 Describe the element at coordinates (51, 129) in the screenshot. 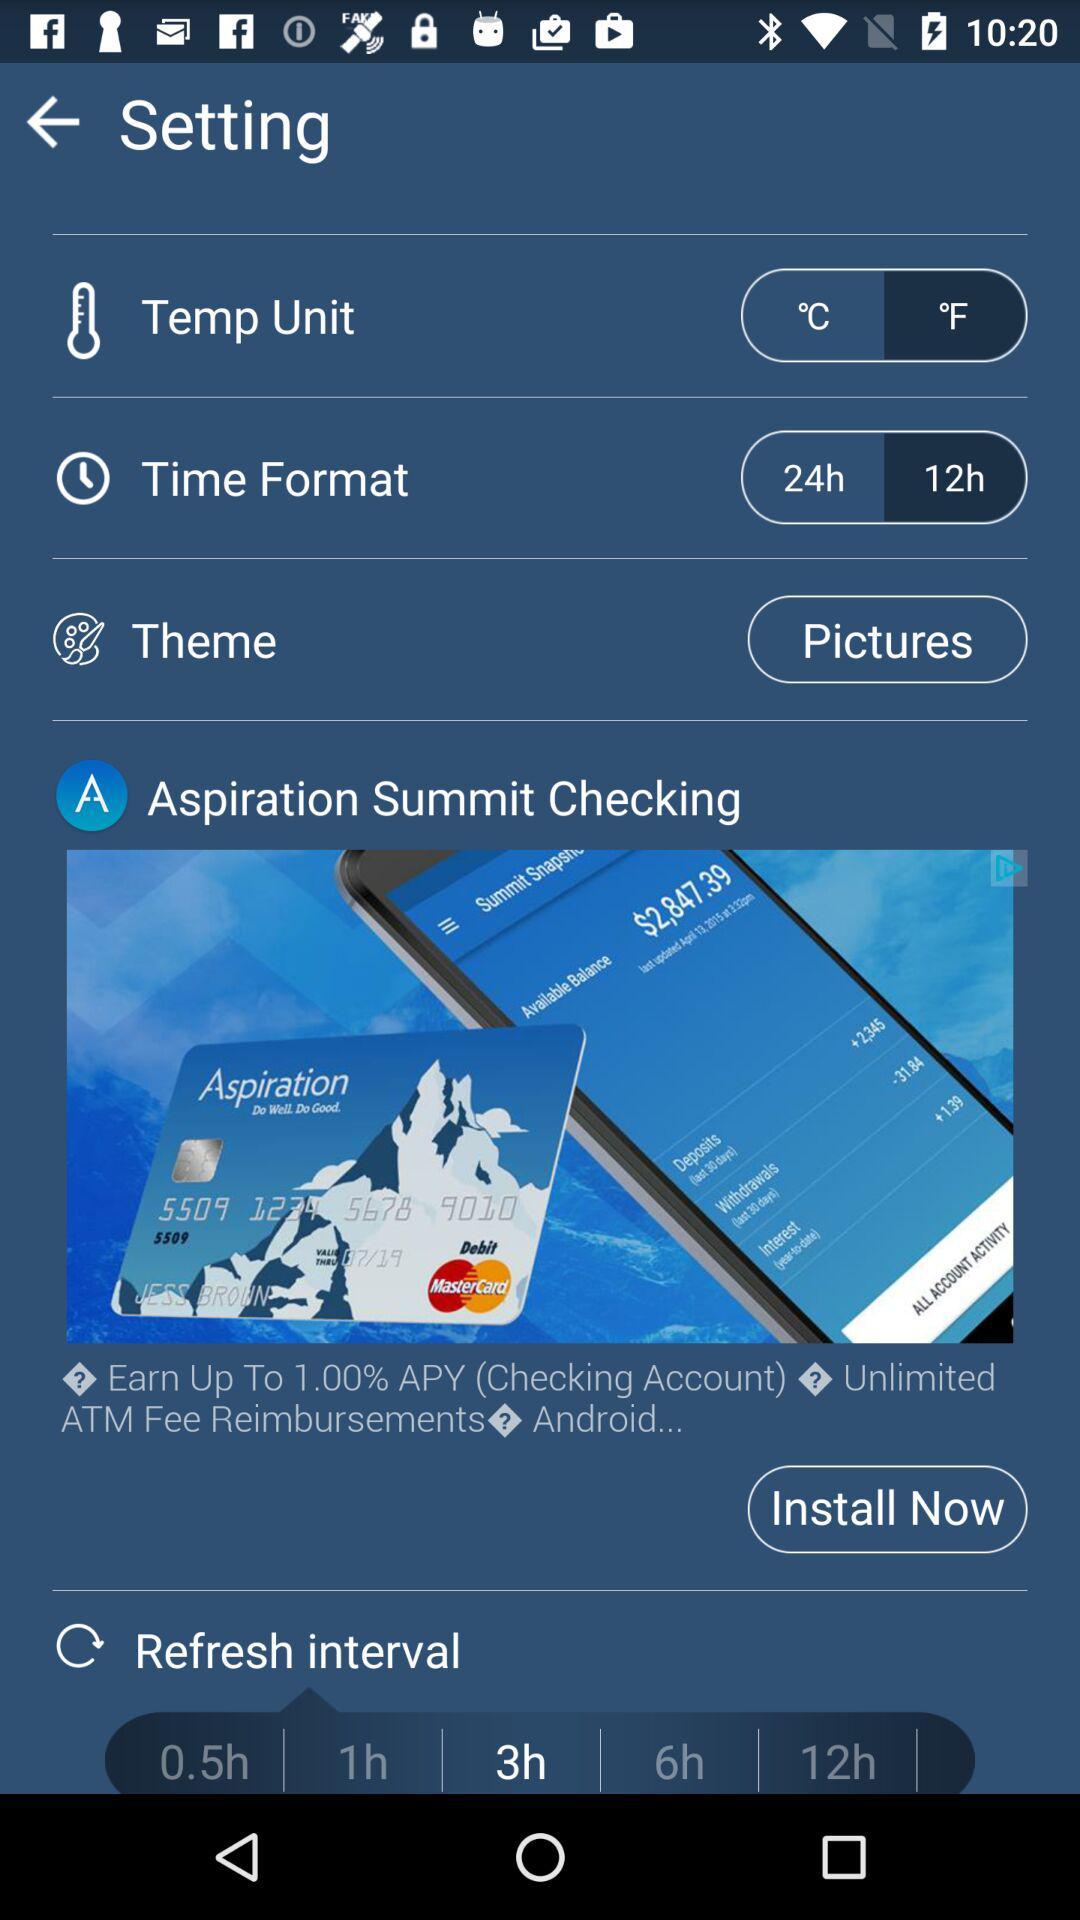

I see `the arrow_backward icon` at that location.